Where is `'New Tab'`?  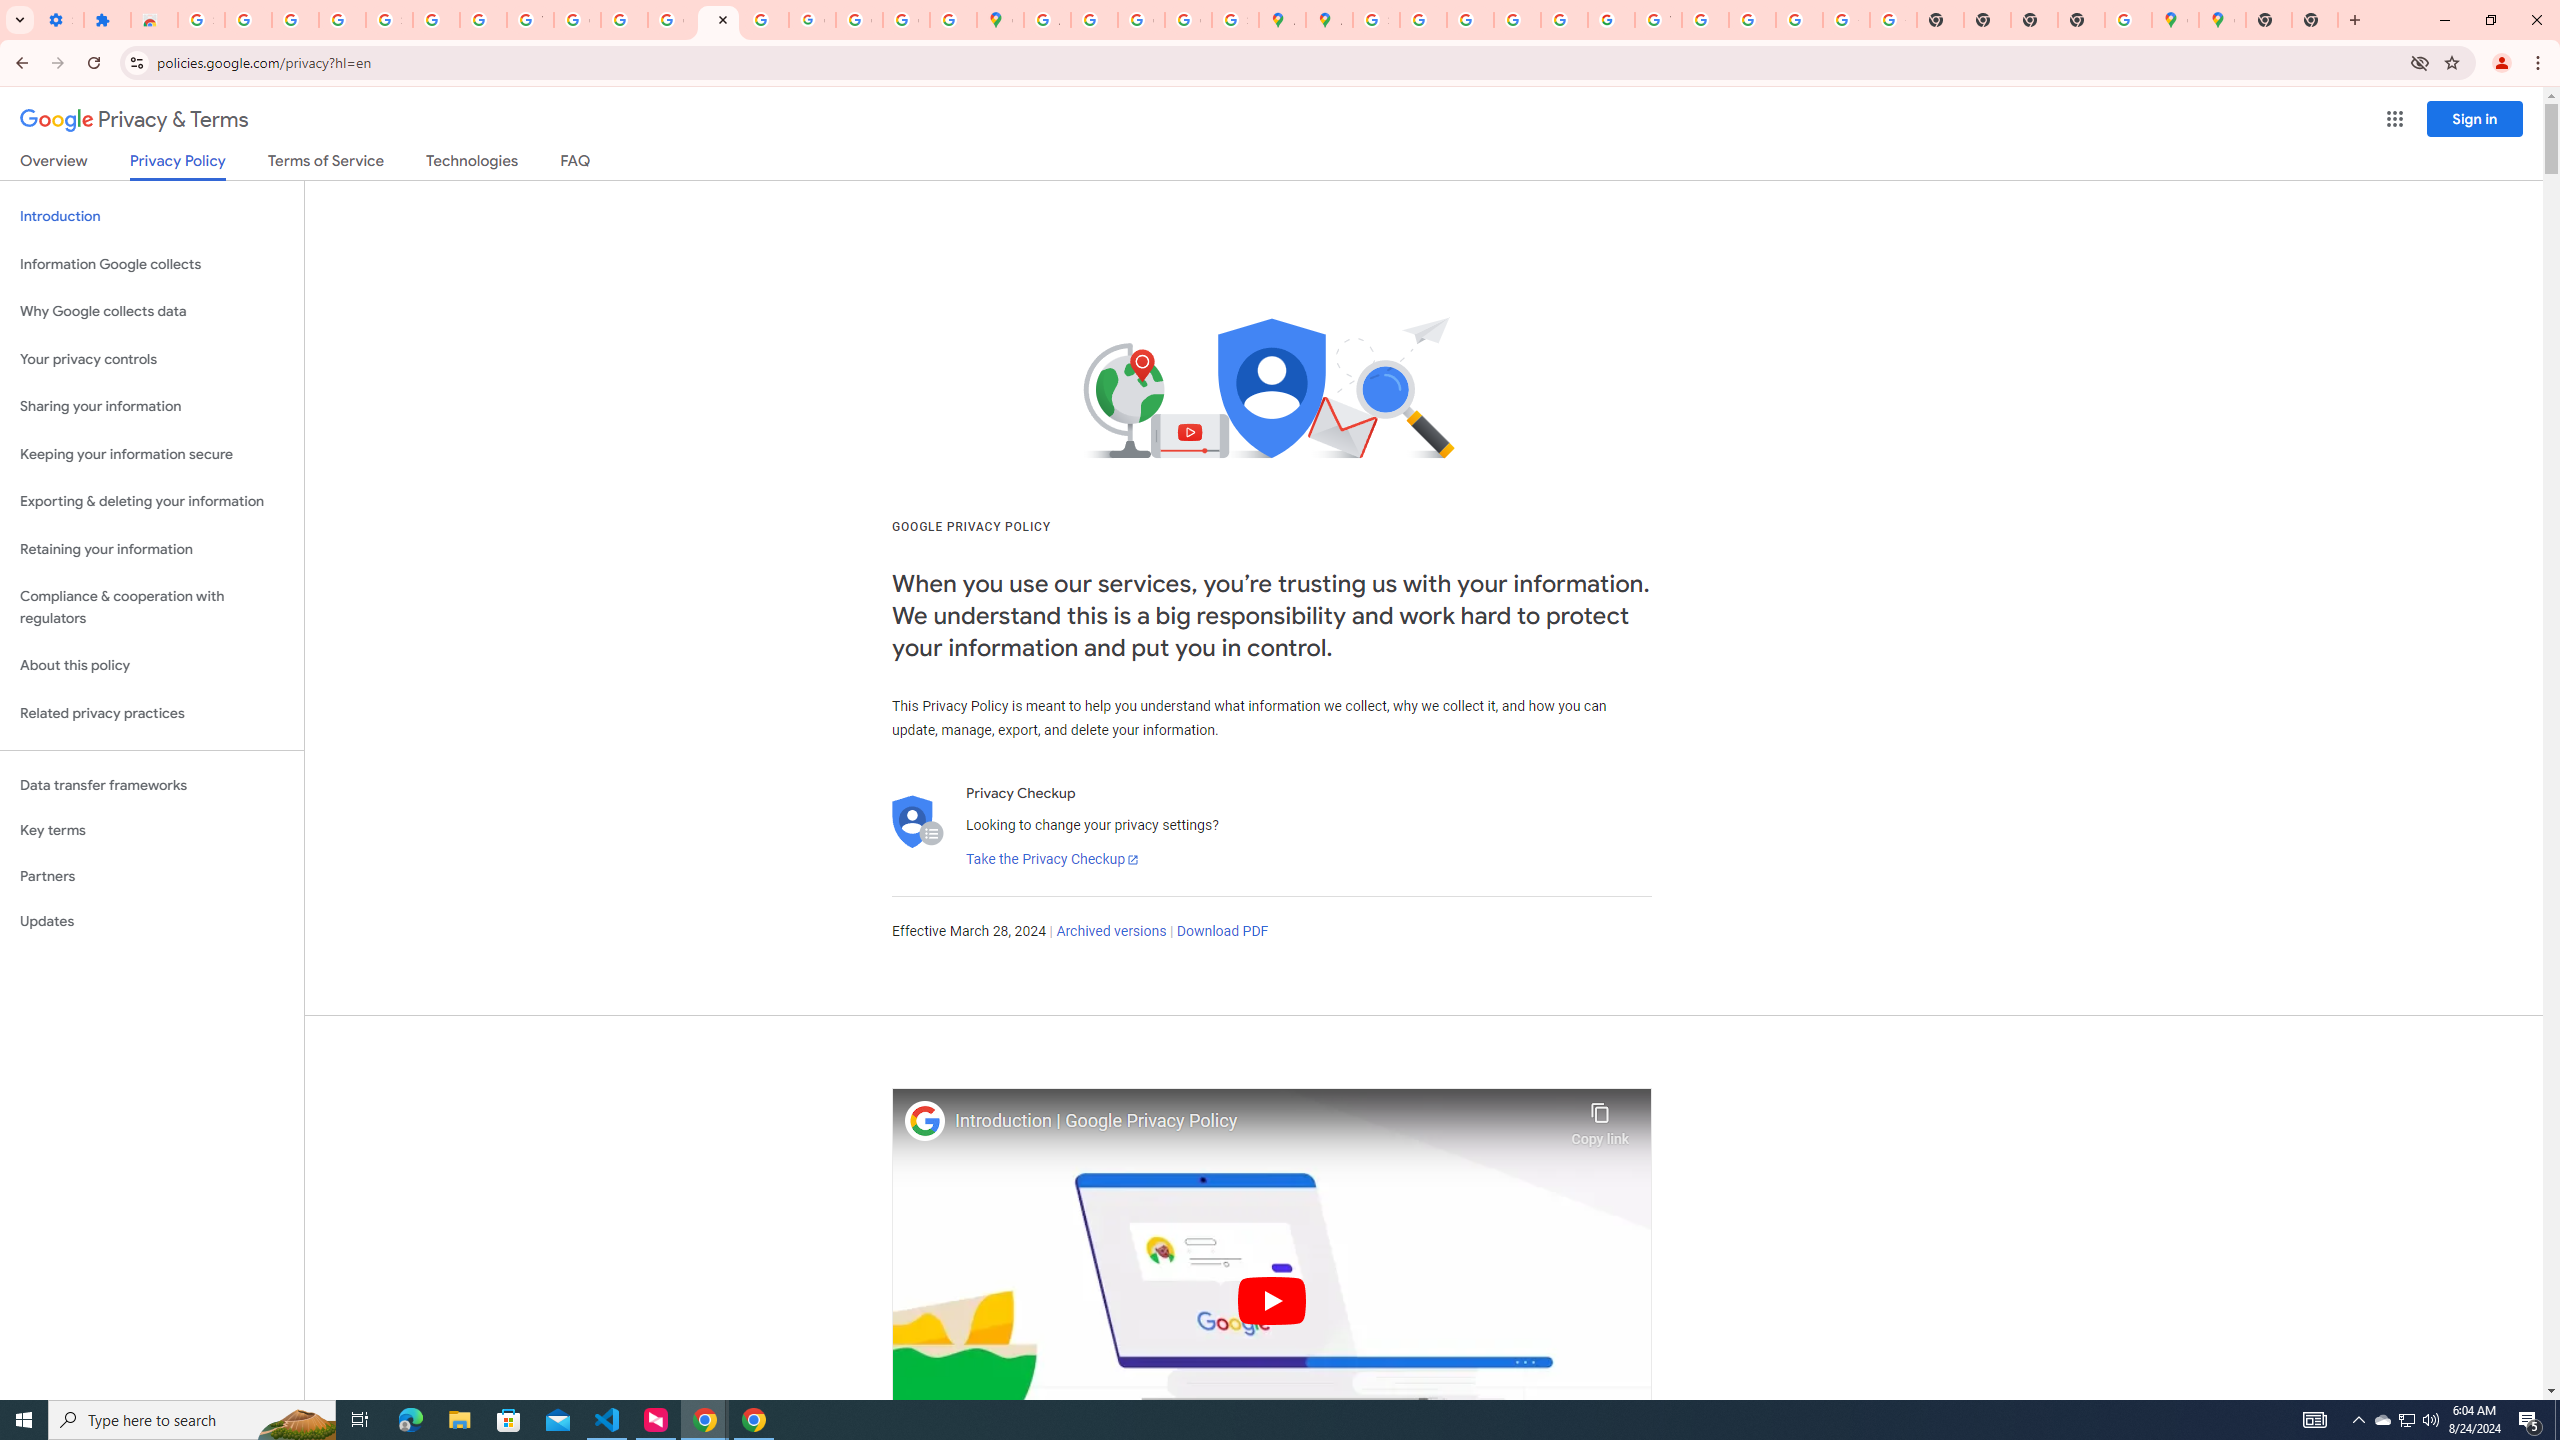
'New Tab' is located at coordinates (2315, 19).